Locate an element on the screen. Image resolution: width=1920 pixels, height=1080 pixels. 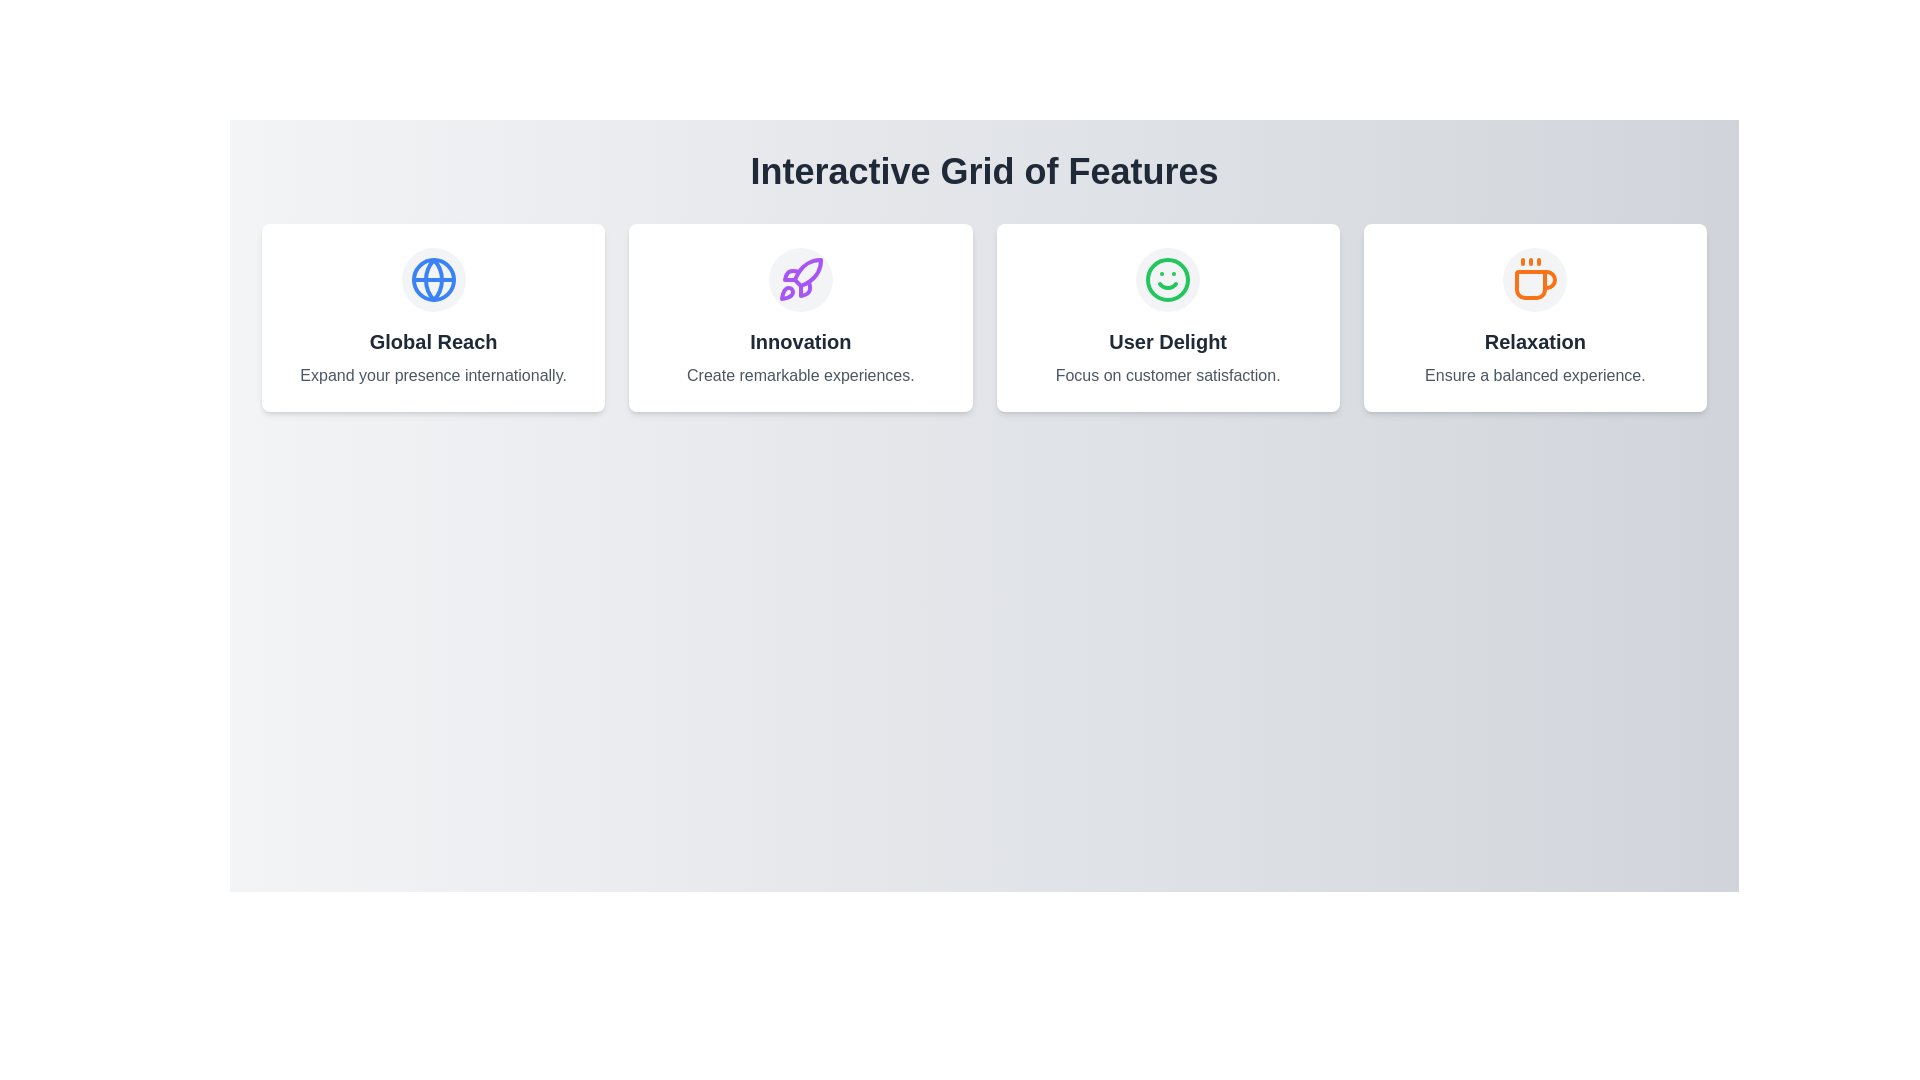
the rocket icon representing 'Innovation' in the top row of the grid layout for navigation or detailed view is located at coordinates (800, 280).